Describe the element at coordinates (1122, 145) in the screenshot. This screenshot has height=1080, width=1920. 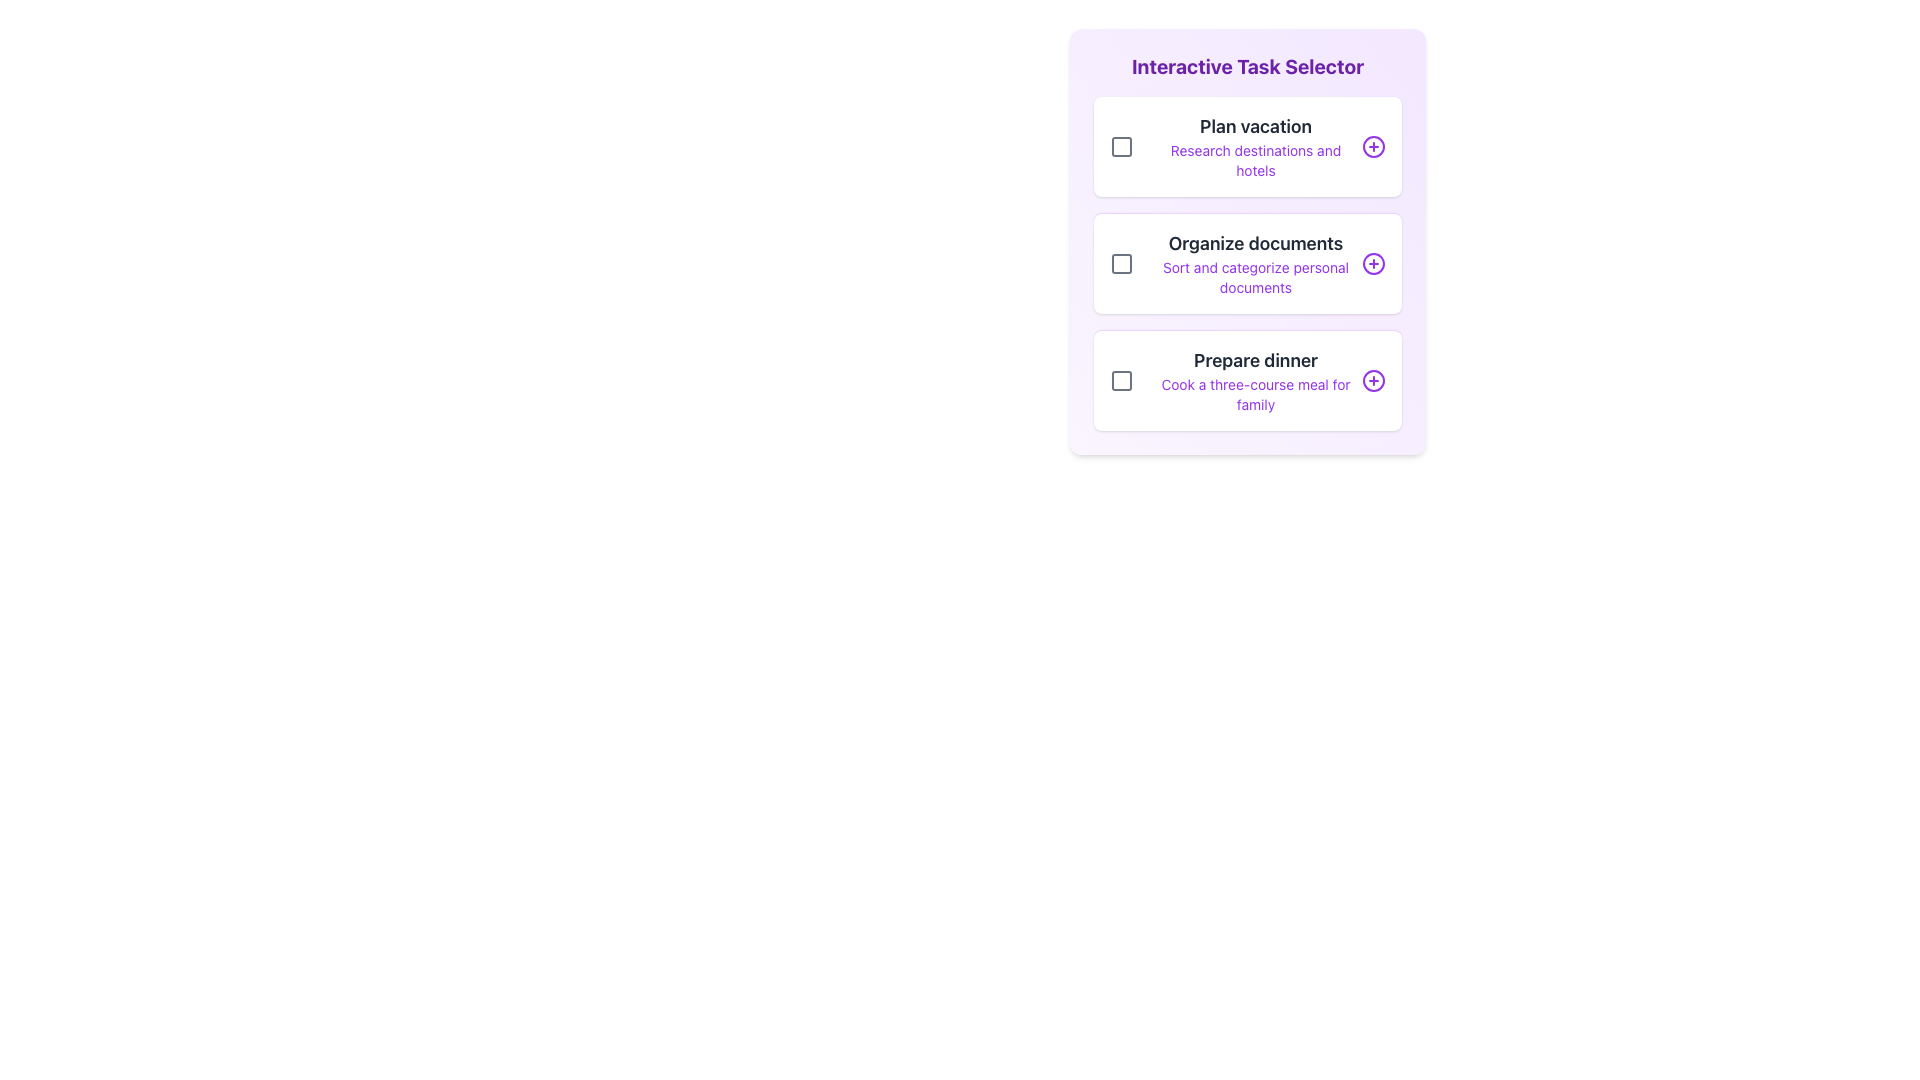
I see `the interactive checkbox located on the left side next to the text 'Plan vacation' to mark it as checked` at that location.